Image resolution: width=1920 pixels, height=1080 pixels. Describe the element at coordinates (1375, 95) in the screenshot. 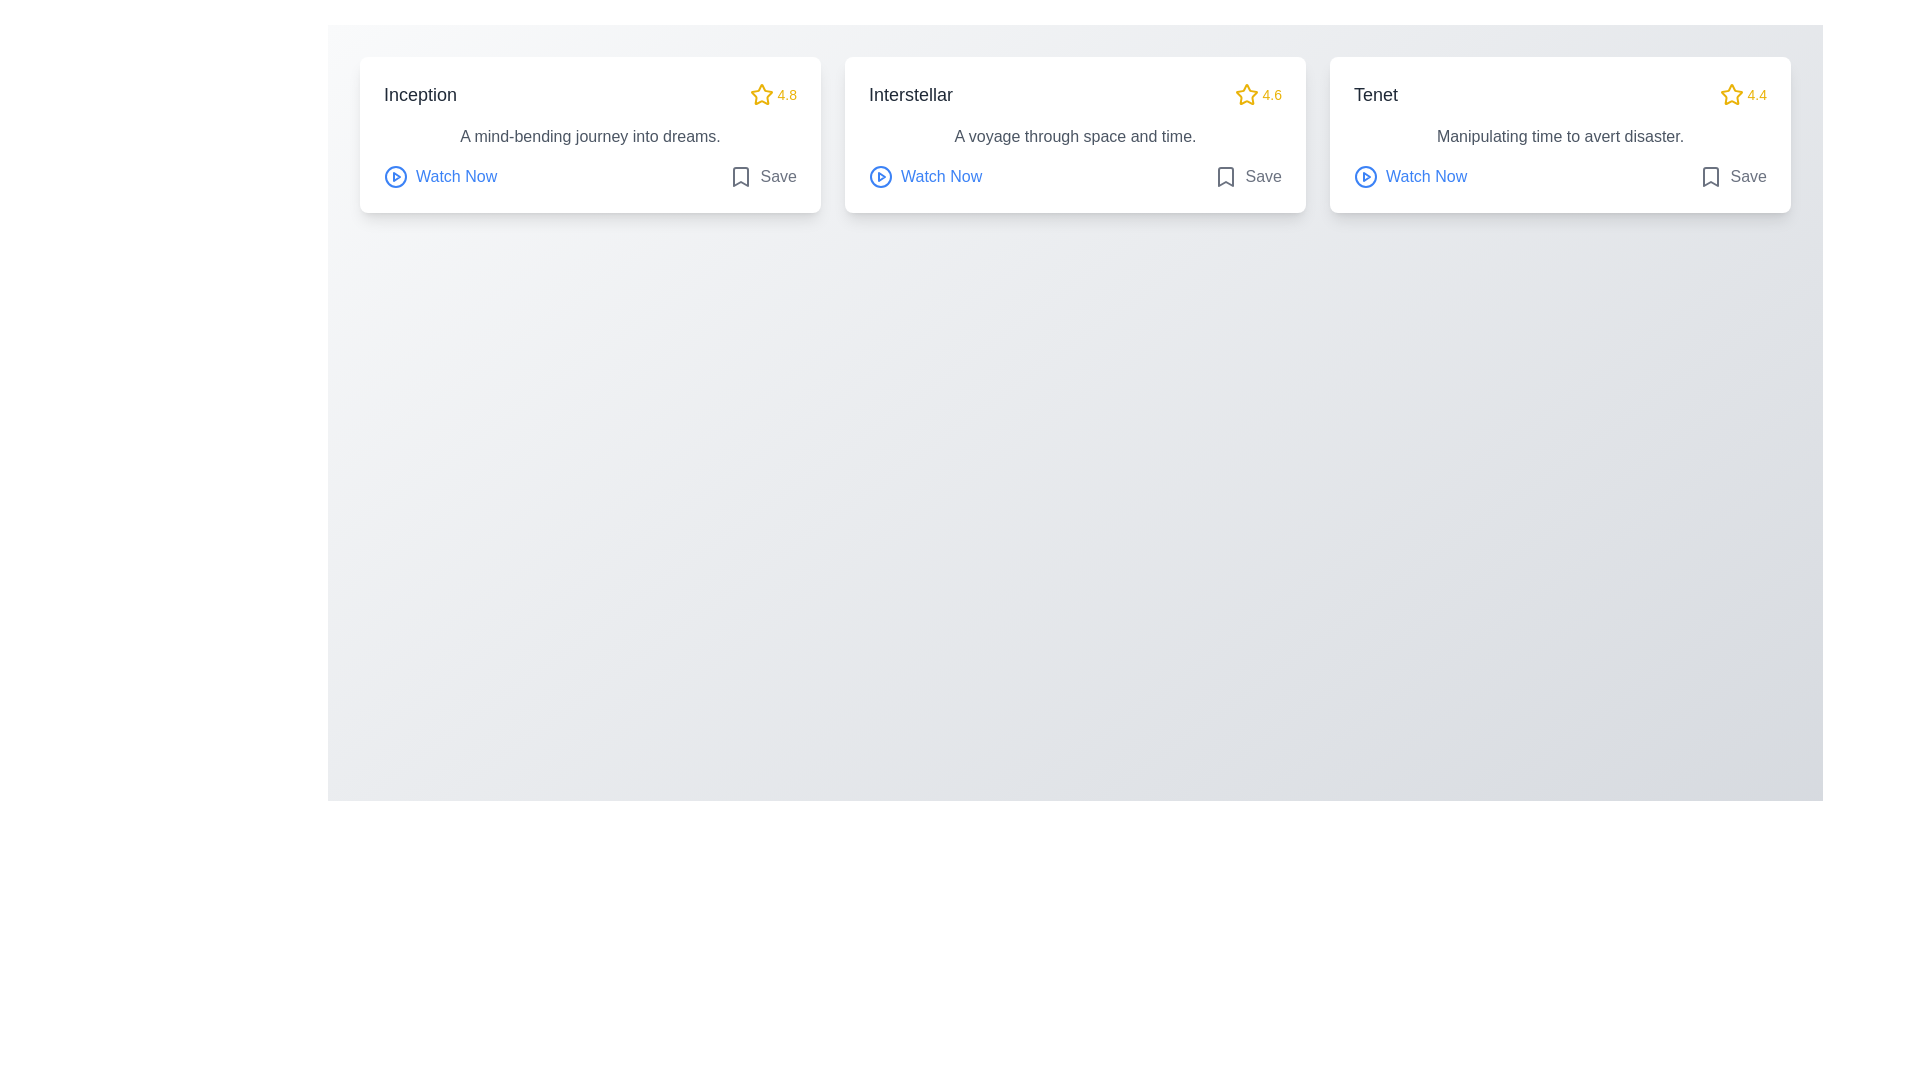

I see `the text label displaying 'Tenet' which is located in the upper left corner of the third card in a horizontally arranged list` at that location.